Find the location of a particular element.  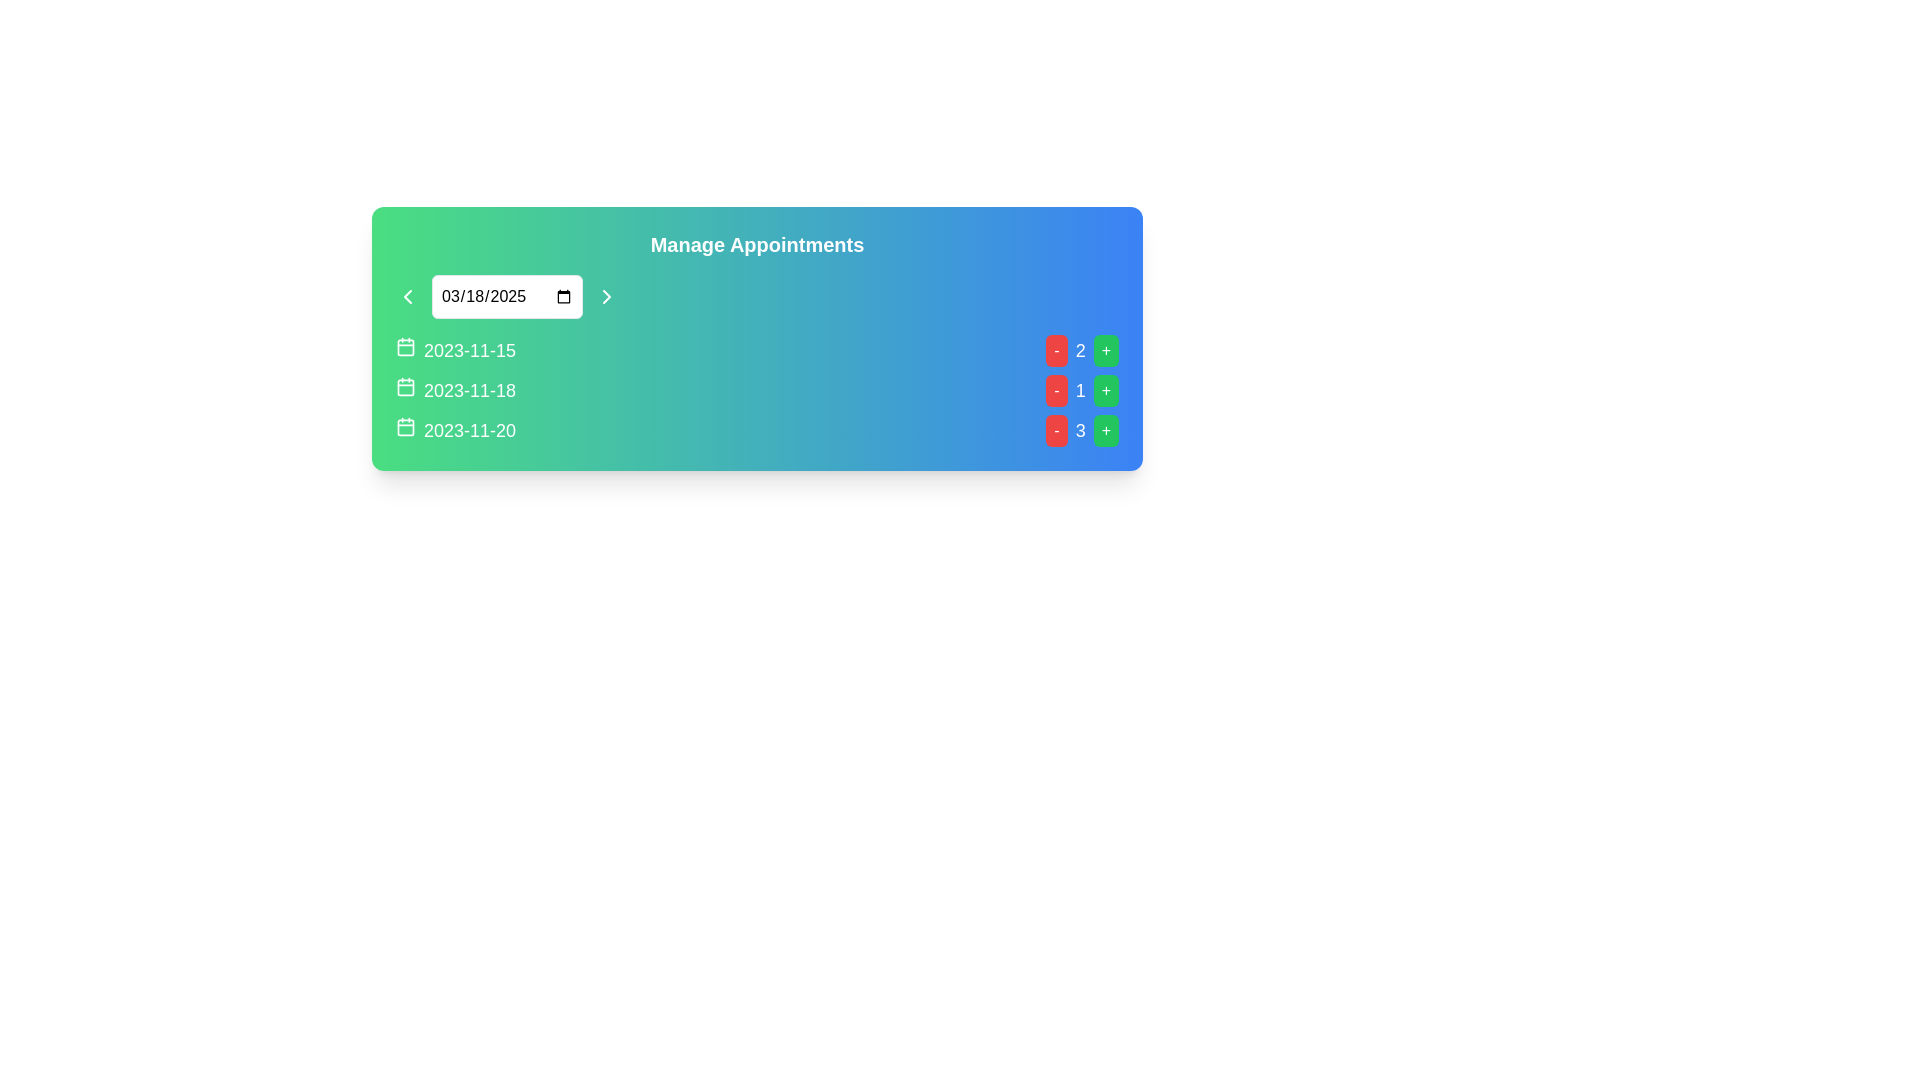

the calendar icon located next to the date entry '2023-11-20' in the 'Manage Appointments' section, which is the last item in the list is located at coordinates (405, 426).